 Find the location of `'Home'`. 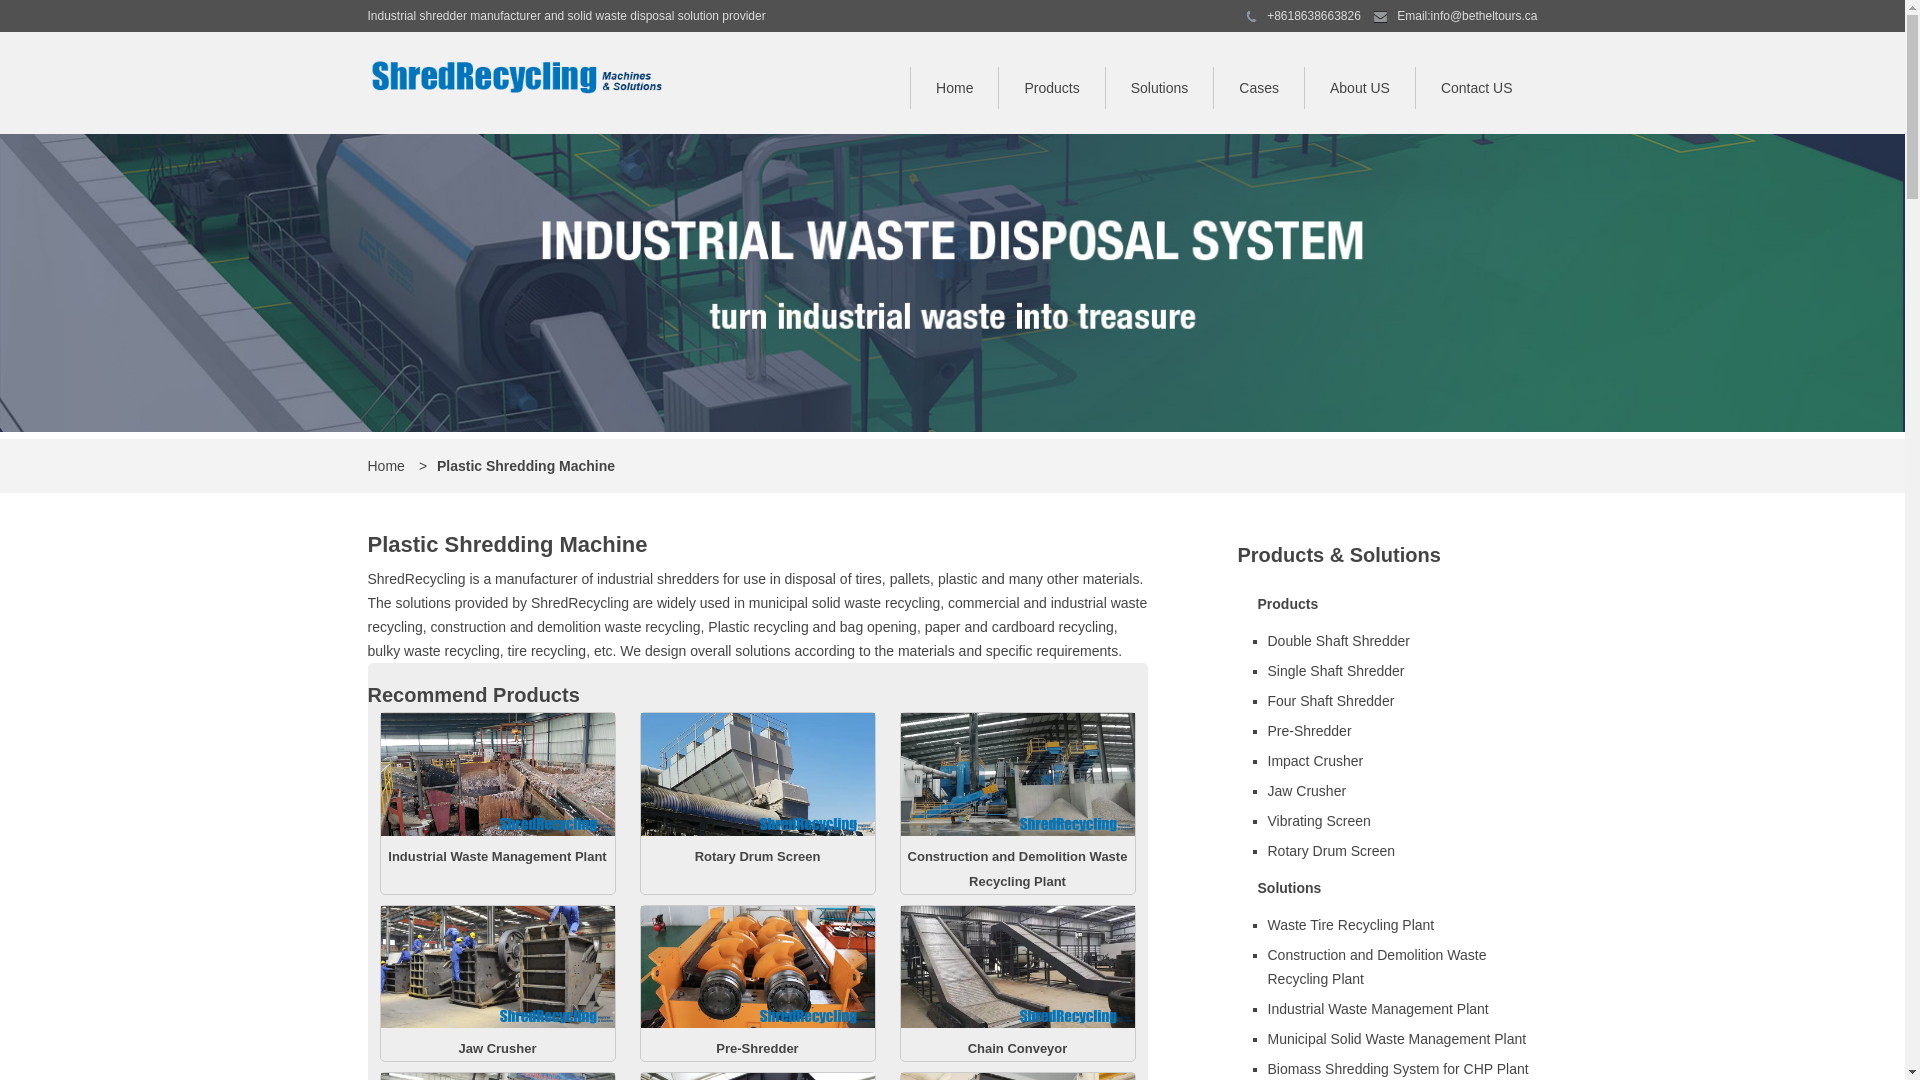

'Home' is located at coordinates (386, 466).